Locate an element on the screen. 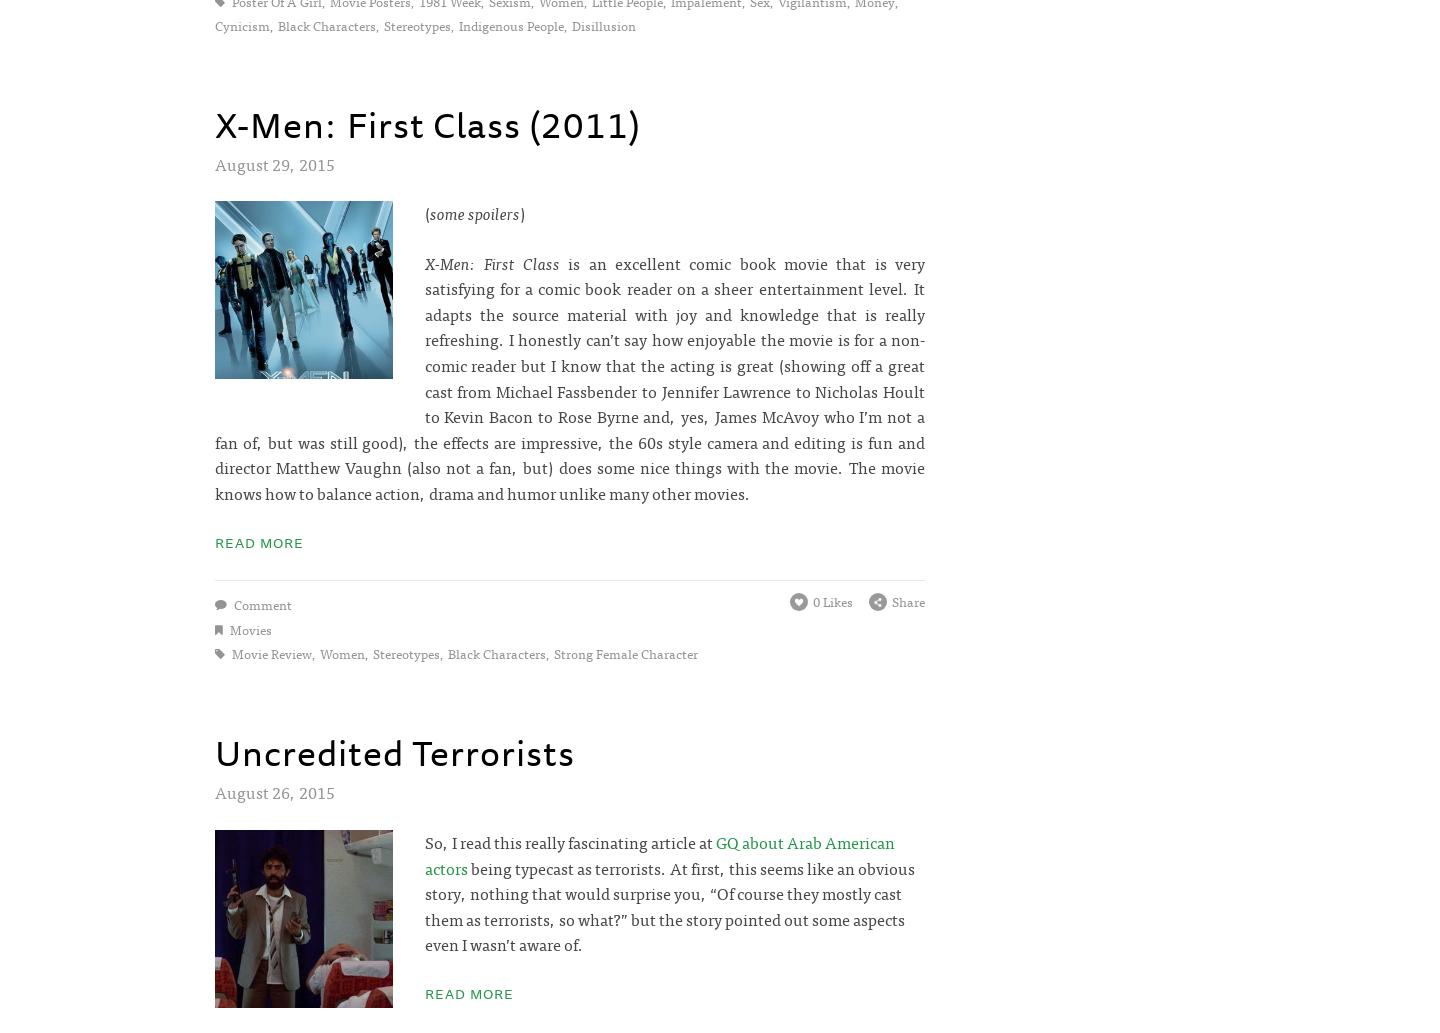 This screenshot has height=1033, width=1440. 'Uncredited Terrorists' is located at coordinates (214, 752).